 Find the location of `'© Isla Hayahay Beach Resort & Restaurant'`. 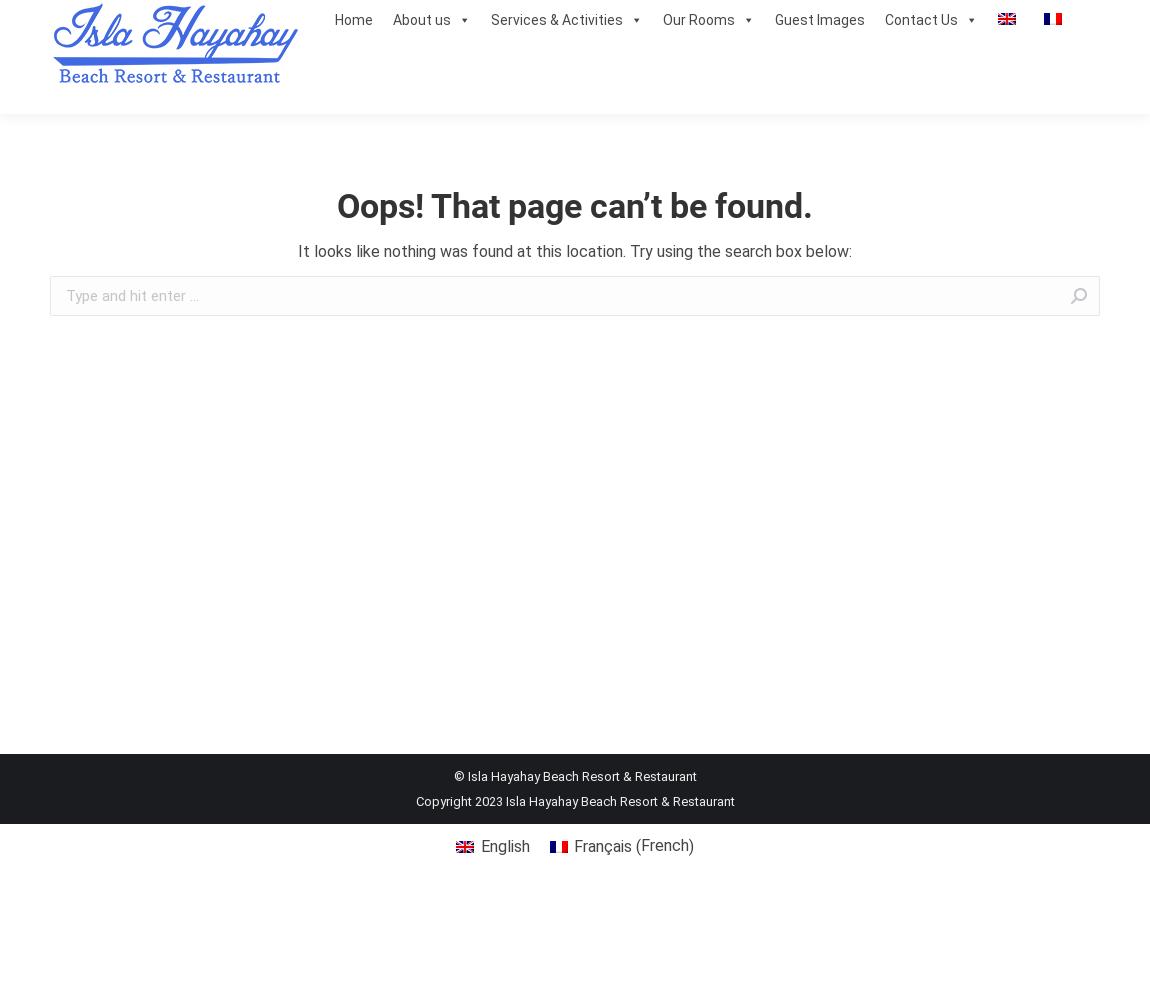

'© Isla Hayahay Beach Resort & Restaurant' is located at coordinates (574, 776).